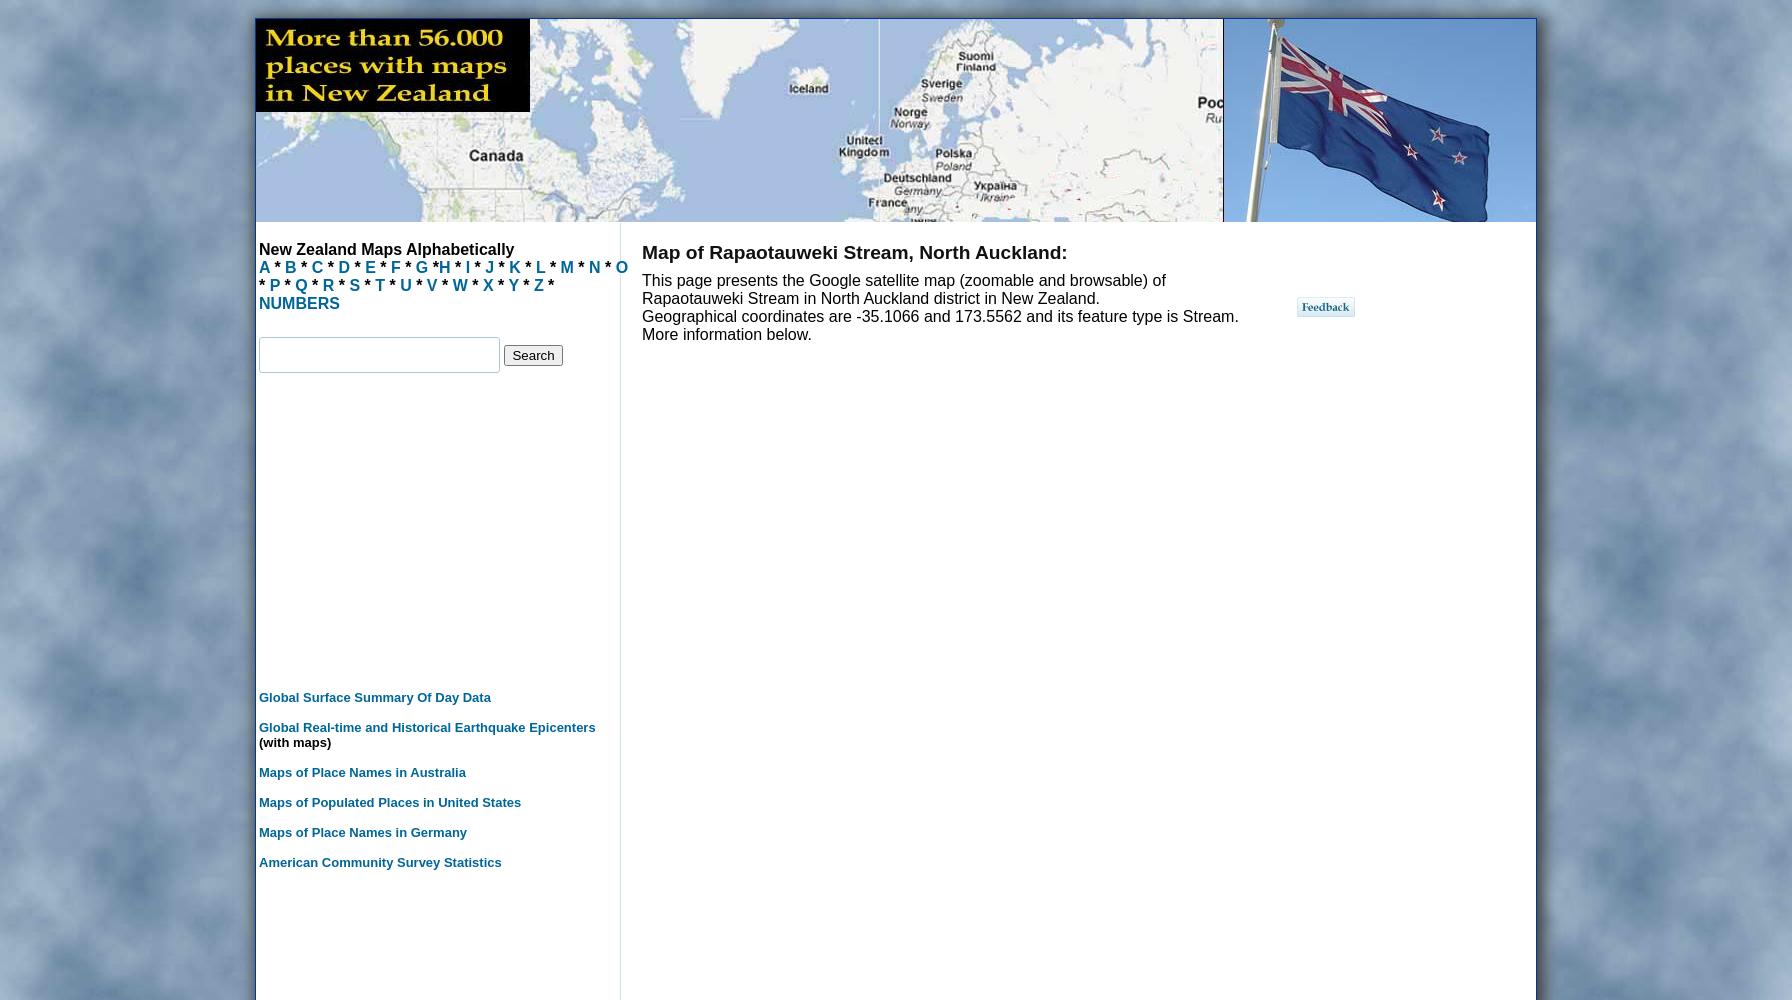  Describe the element at coordinates (642, 252) in the screenshot. I see `'Map of Rapaotauweki Stream, North Auckland:'` at that location.